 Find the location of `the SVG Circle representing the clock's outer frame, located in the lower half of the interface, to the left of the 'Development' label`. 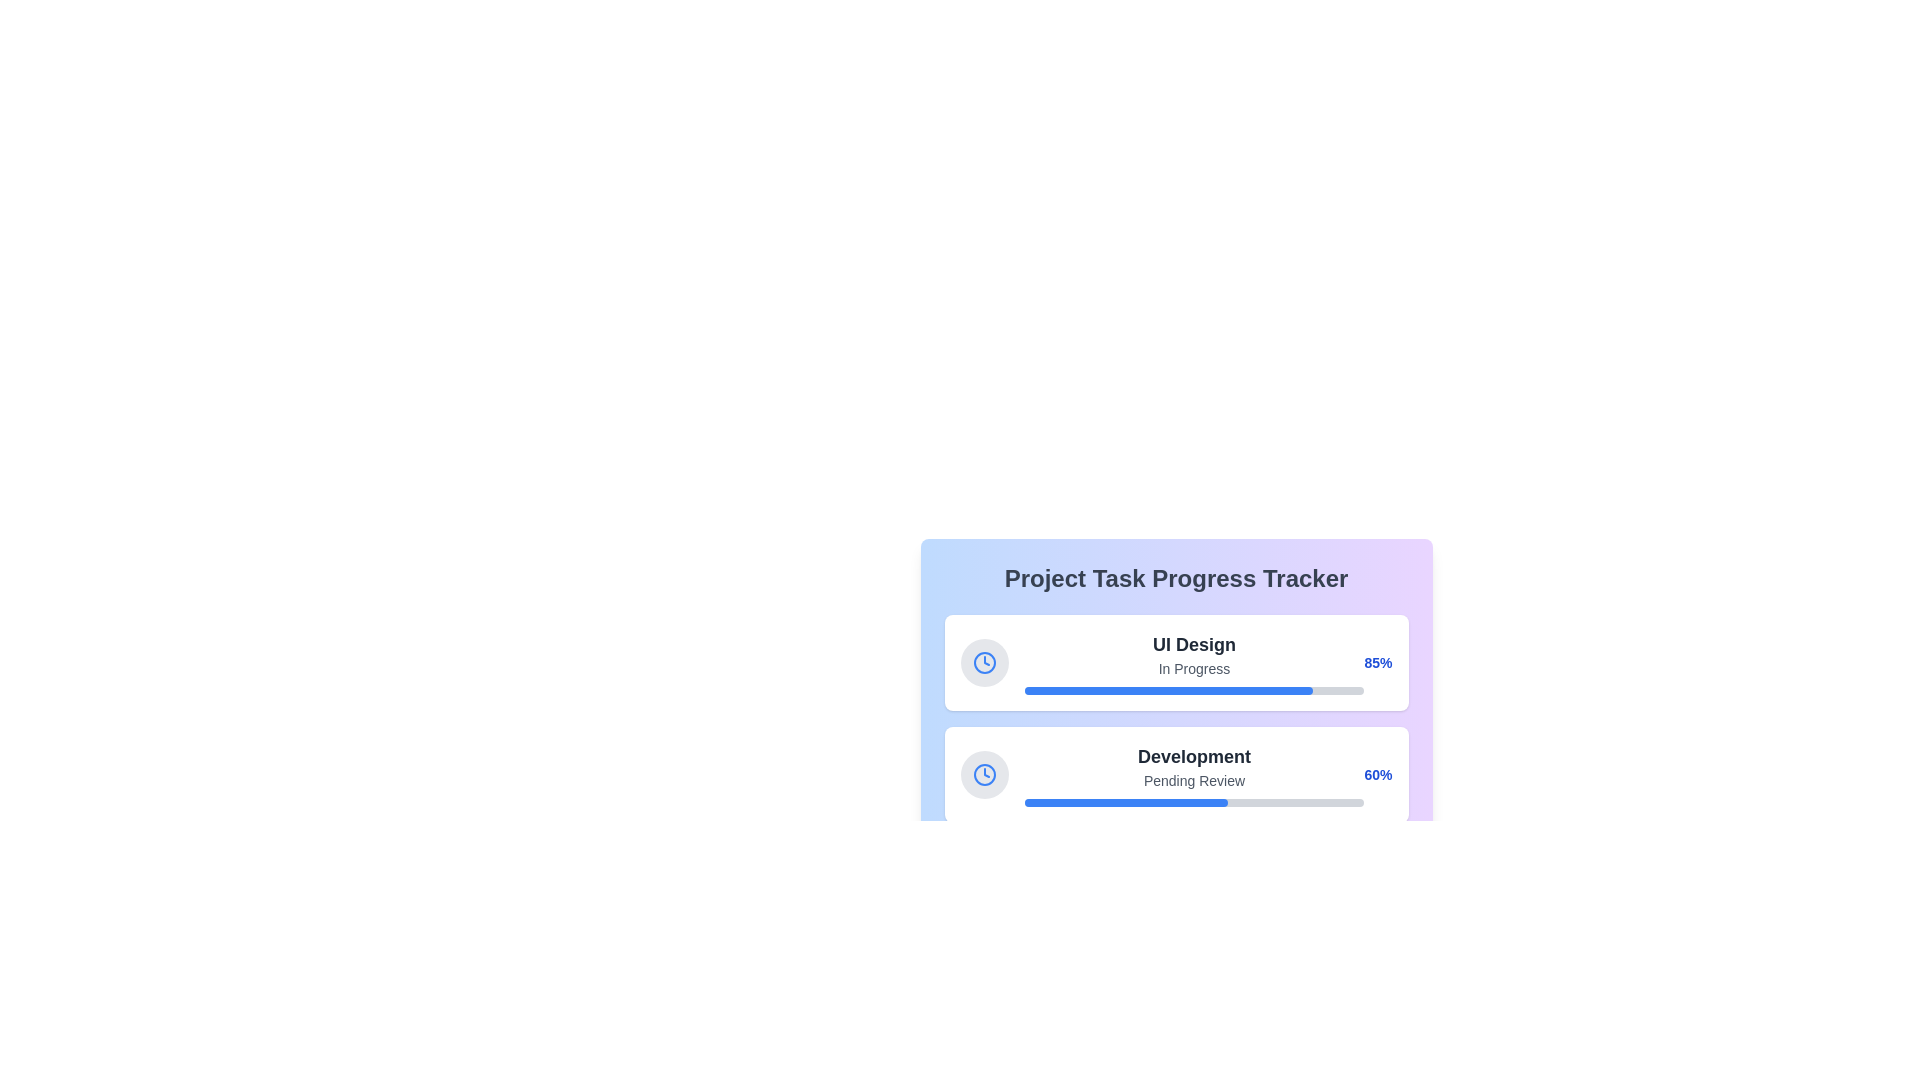

the SVG Circle representing the clock's outer frame, located in the lower half of the interface, to the left of the 'Development' label is located at coordinates (984, 663).